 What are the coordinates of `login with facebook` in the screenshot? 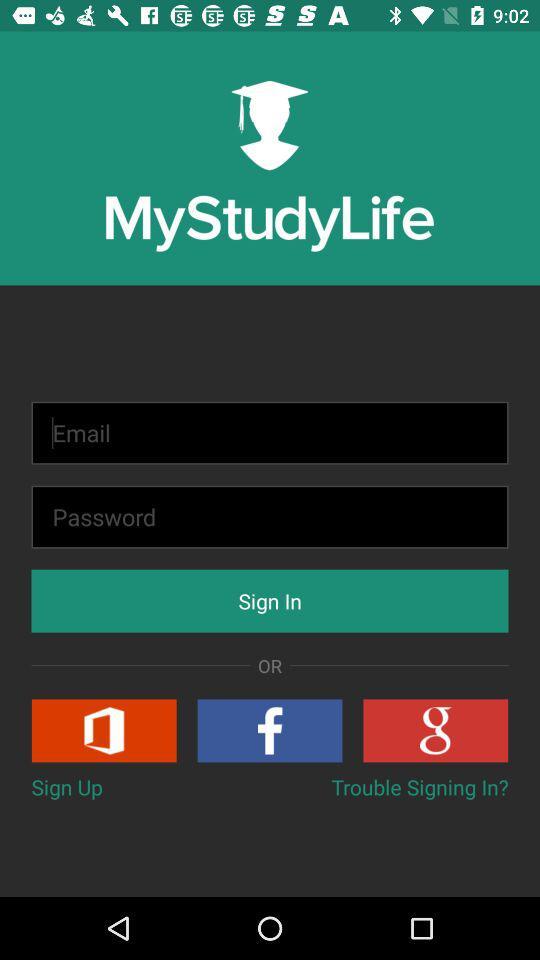 It's located at (270, 729).